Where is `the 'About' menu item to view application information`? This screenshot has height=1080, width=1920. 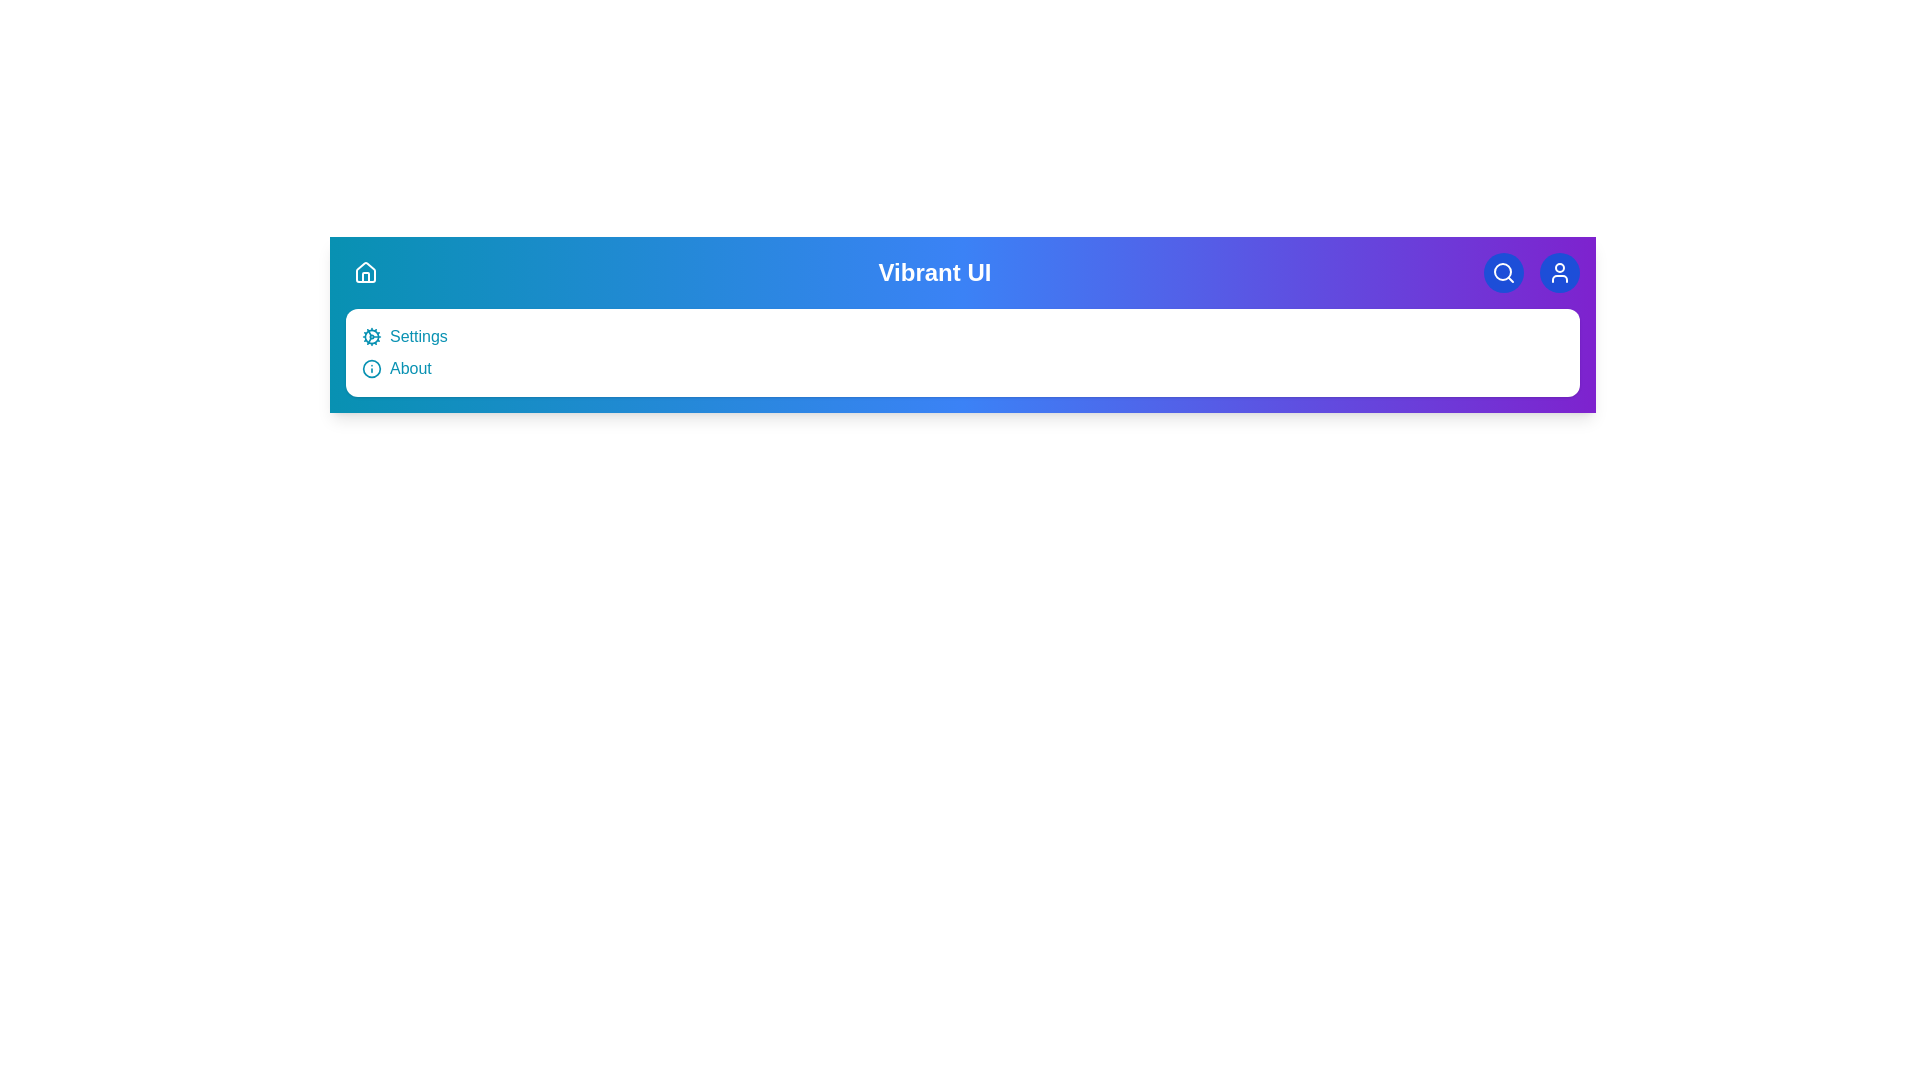 the 'About' menu item to view application information is located at coordinates (409, 369).